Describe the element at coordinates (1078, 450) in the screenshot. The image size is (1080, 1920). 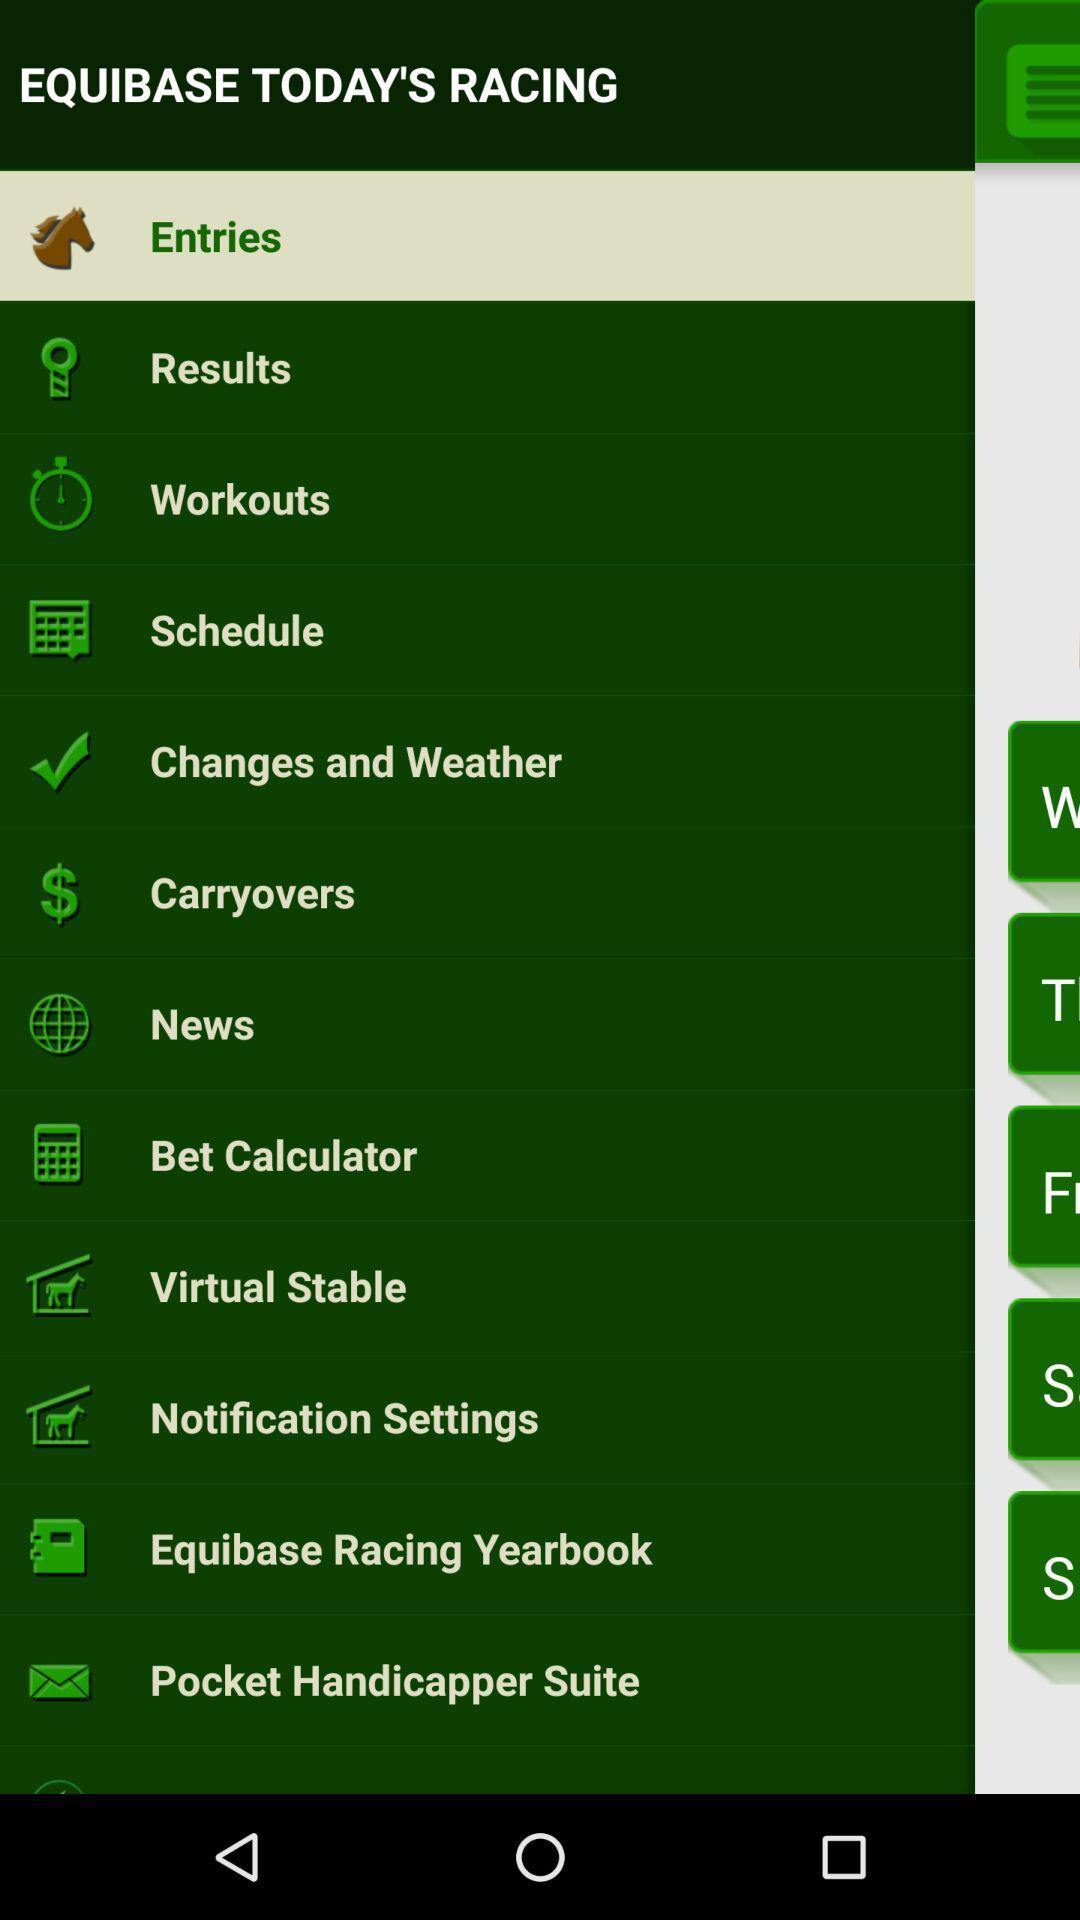
I see `app next to today item` at that location.